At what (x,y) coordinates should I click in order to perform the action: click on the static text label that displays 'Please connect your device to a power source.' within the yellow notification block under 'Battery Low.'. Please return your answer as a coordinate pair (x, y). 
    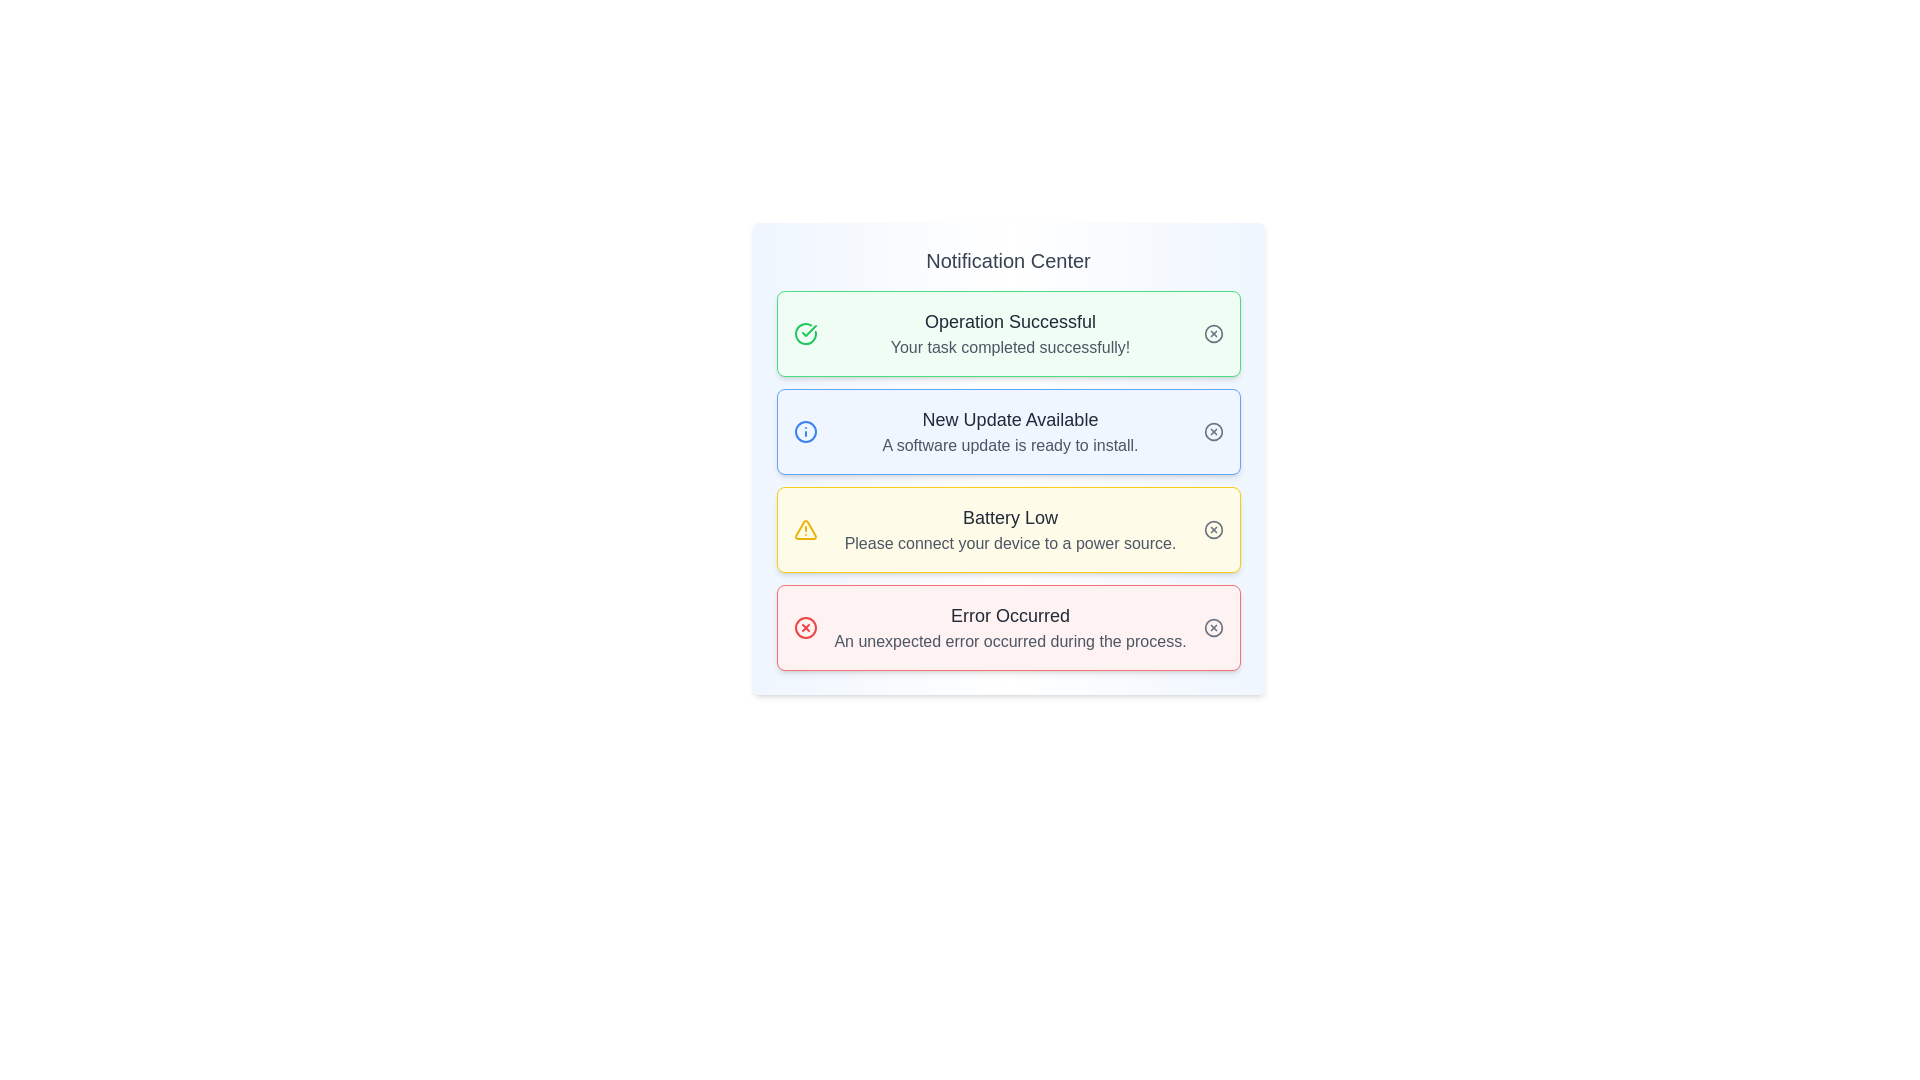
    Looking at the image, I should click on (1010, 543).